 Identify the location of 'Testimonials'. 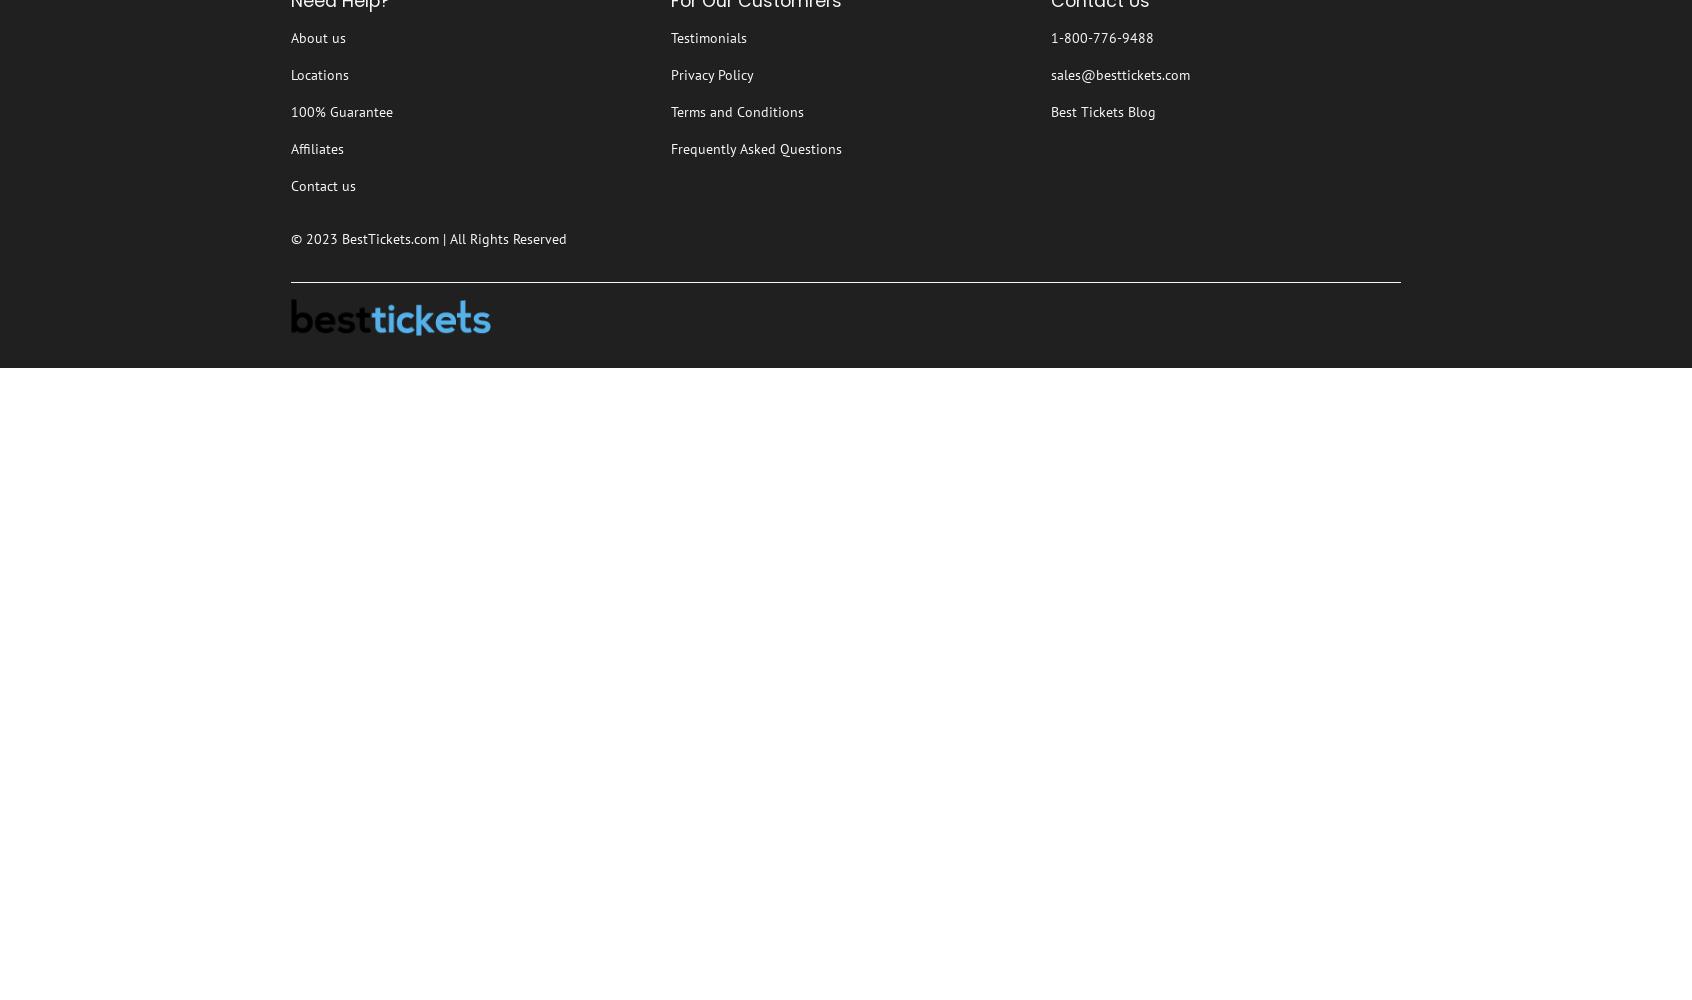
(707, 38).